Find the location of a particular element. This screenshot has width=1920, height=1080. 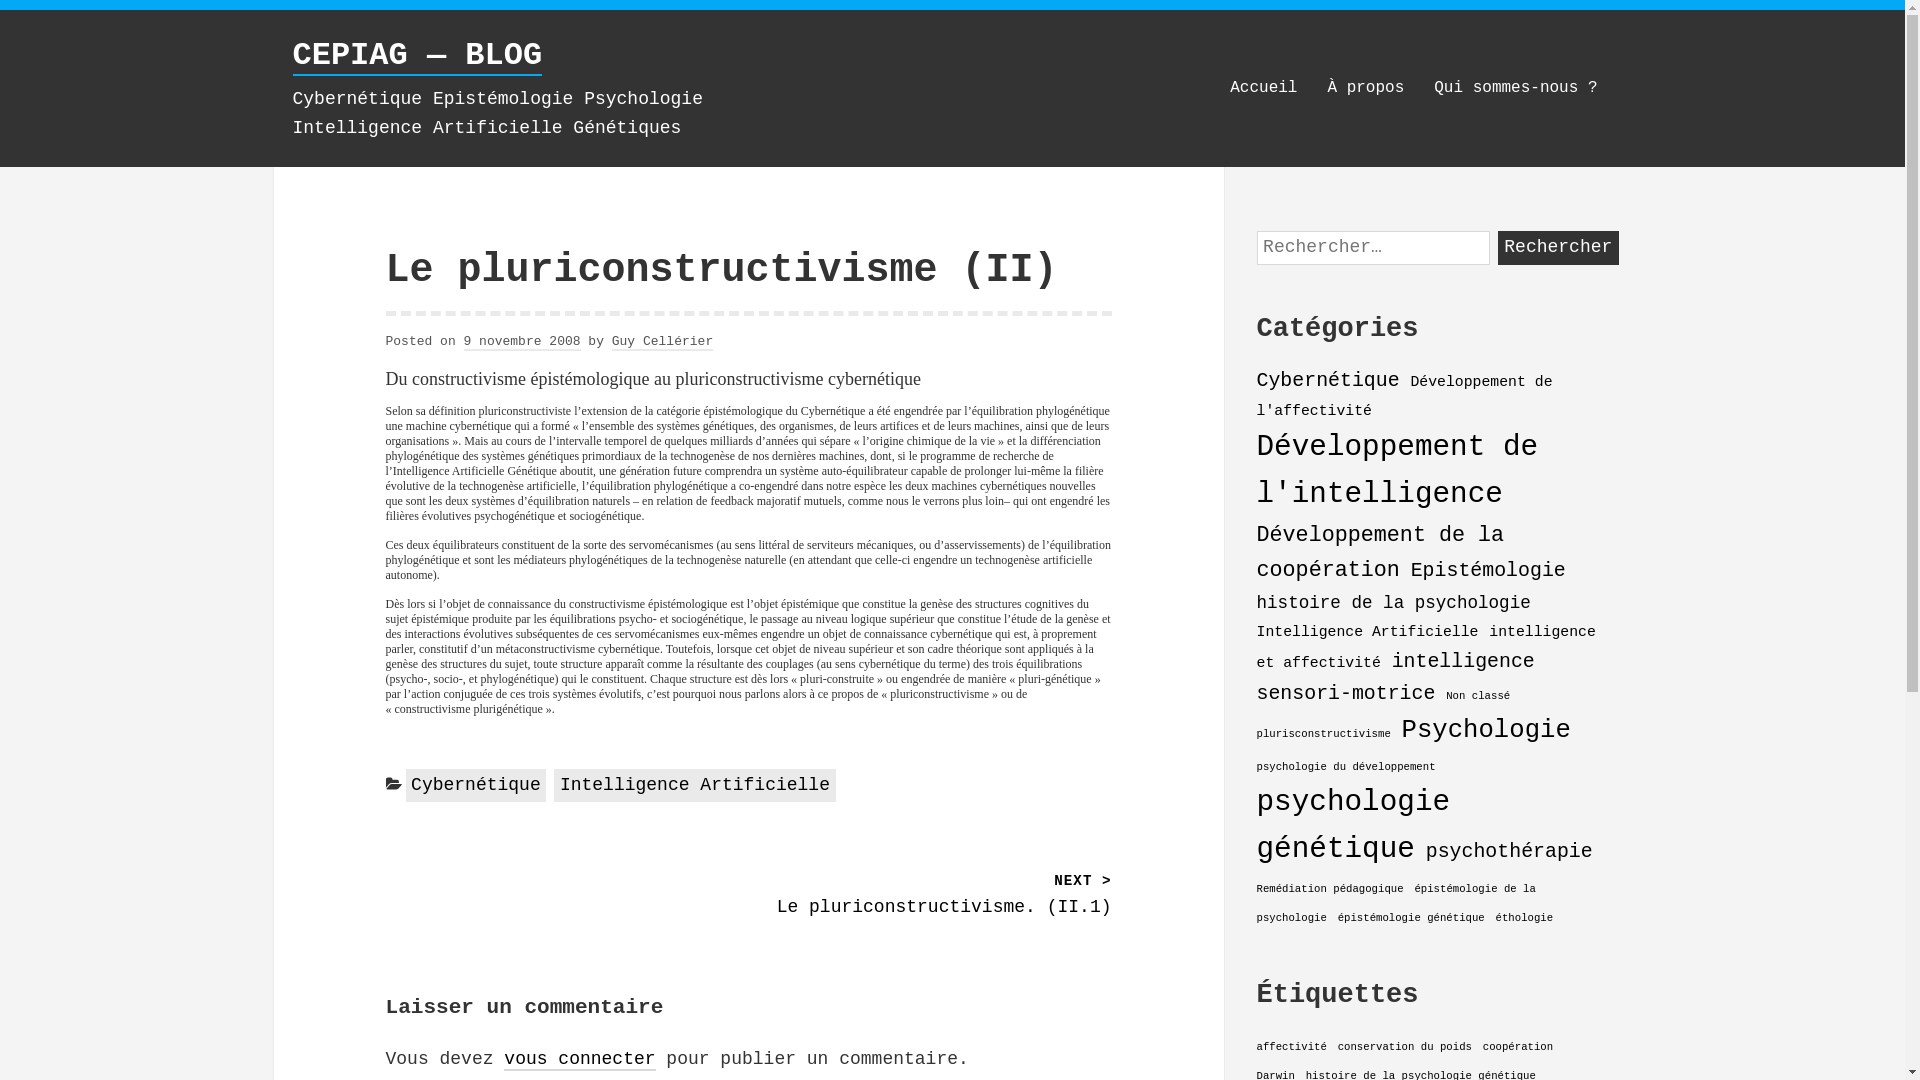

'9 novembre 2008' is located at coordinates (463, 341).